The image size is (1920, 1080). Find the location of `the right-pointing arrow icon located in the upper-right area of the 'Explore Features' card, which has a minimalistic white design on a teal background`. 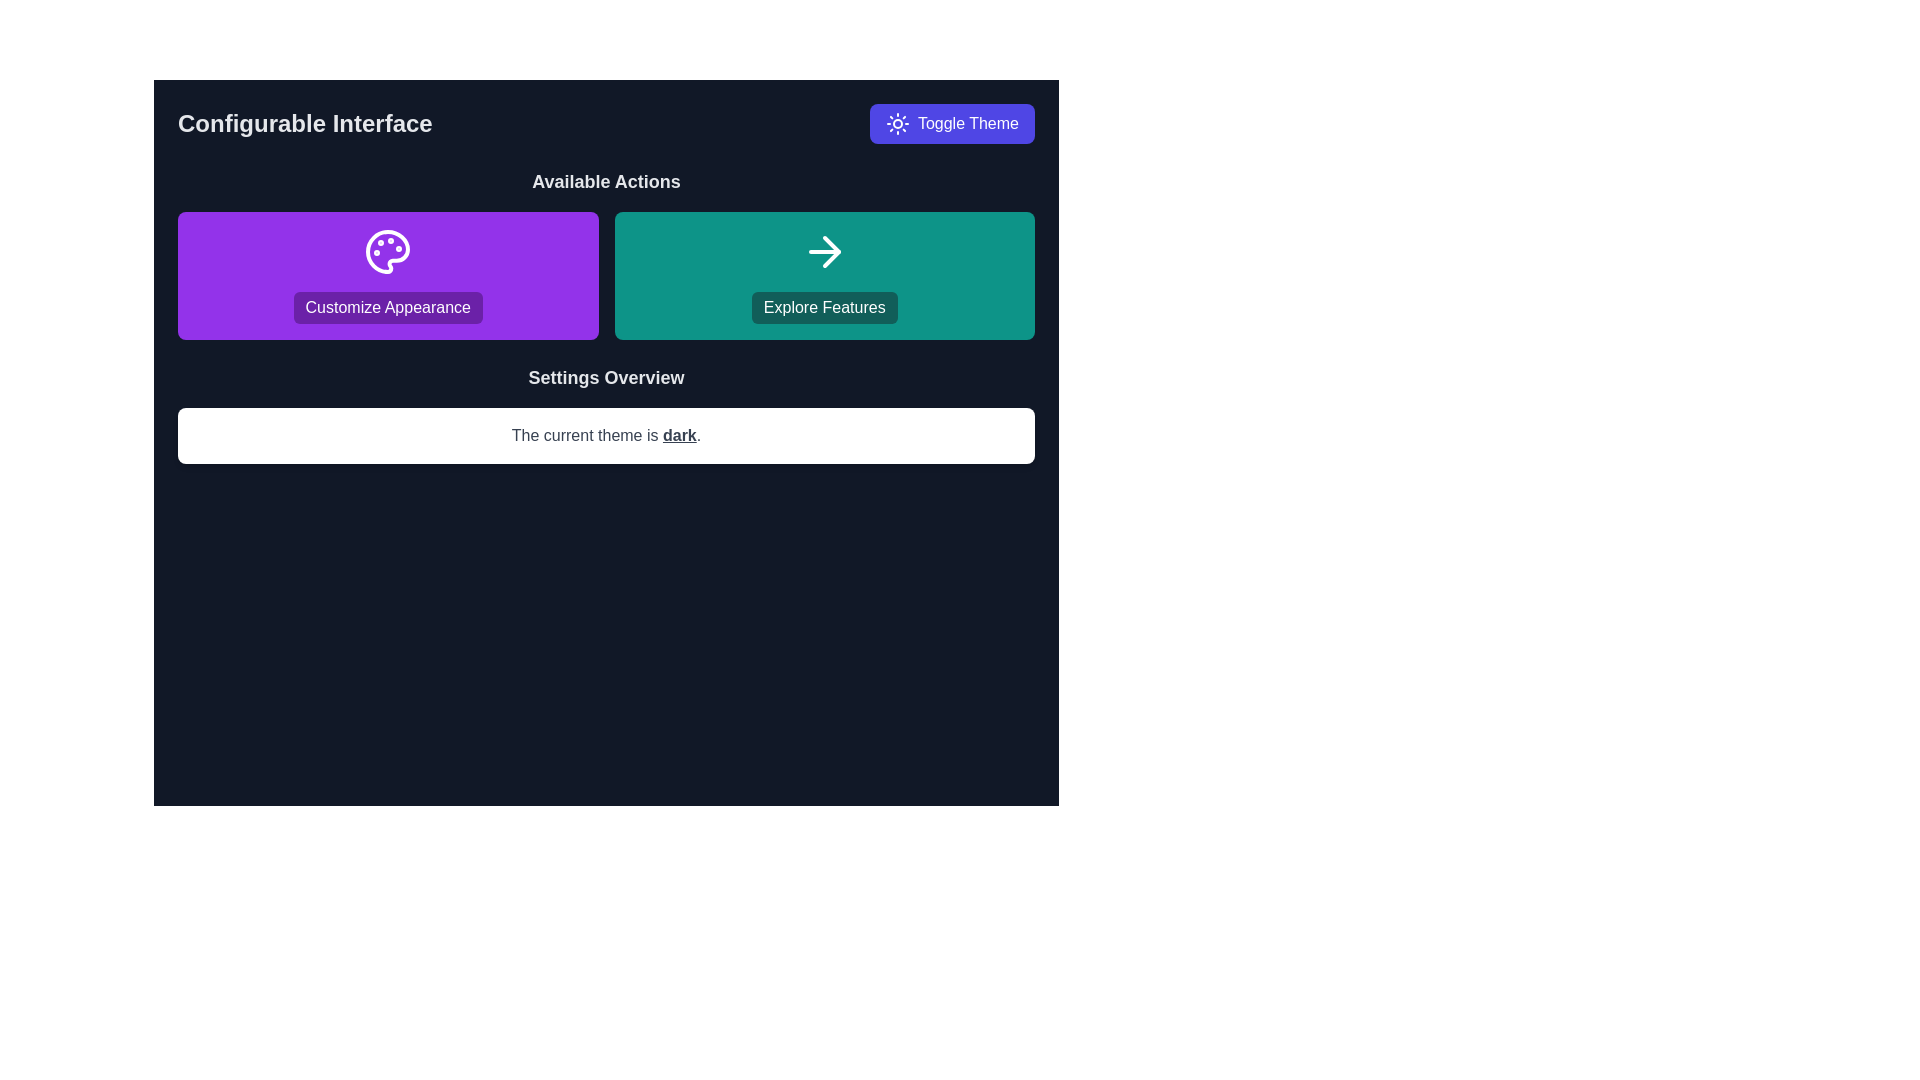

the right-pointing arrow icon located in the upper-right area of the 'Explore Features' card, which has a minimalistic white design on a teal background is located at coordinates (824, 250).